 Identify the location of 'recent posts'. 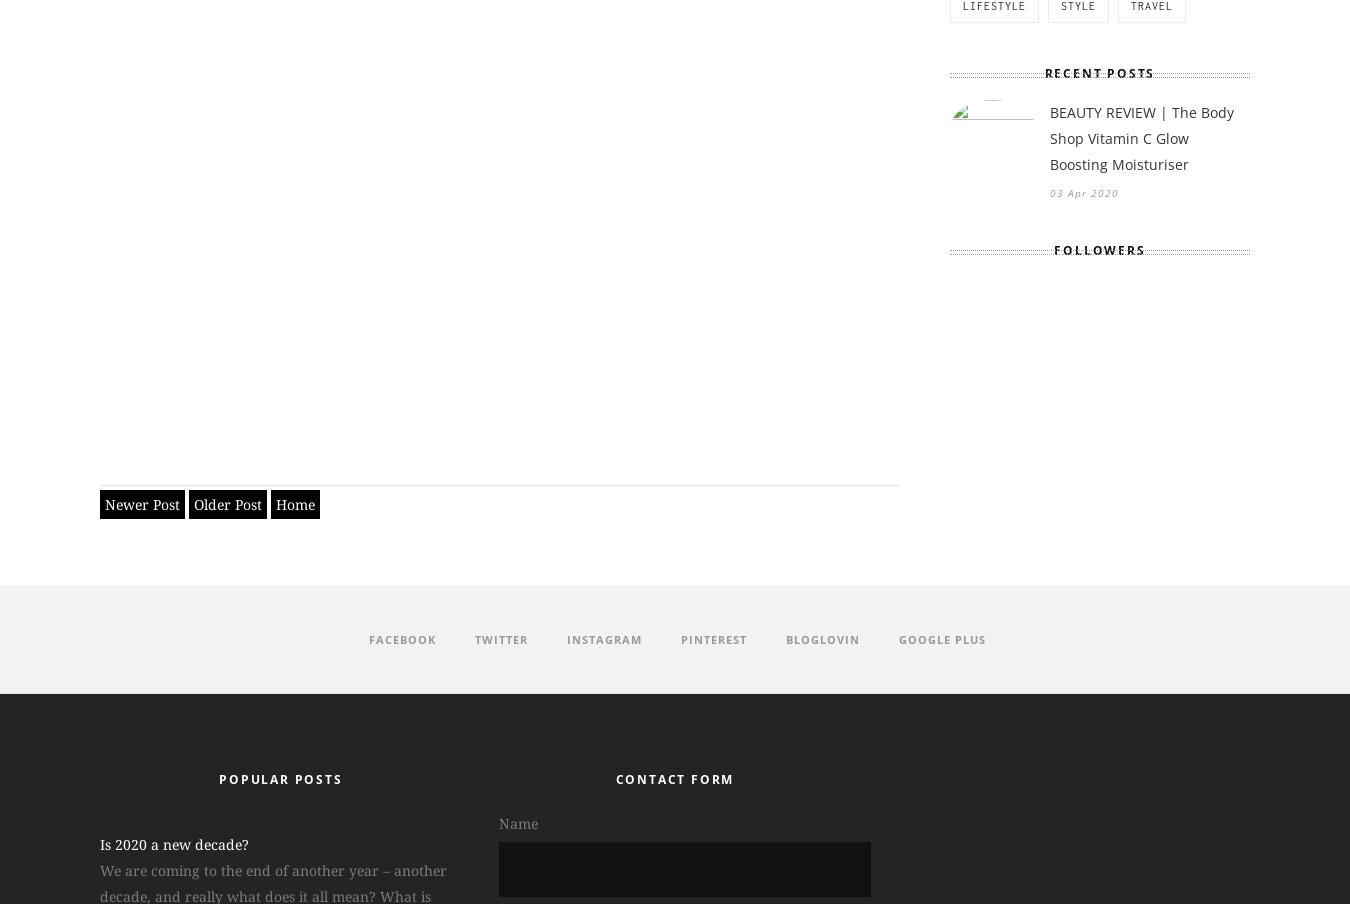
(1099, 72).